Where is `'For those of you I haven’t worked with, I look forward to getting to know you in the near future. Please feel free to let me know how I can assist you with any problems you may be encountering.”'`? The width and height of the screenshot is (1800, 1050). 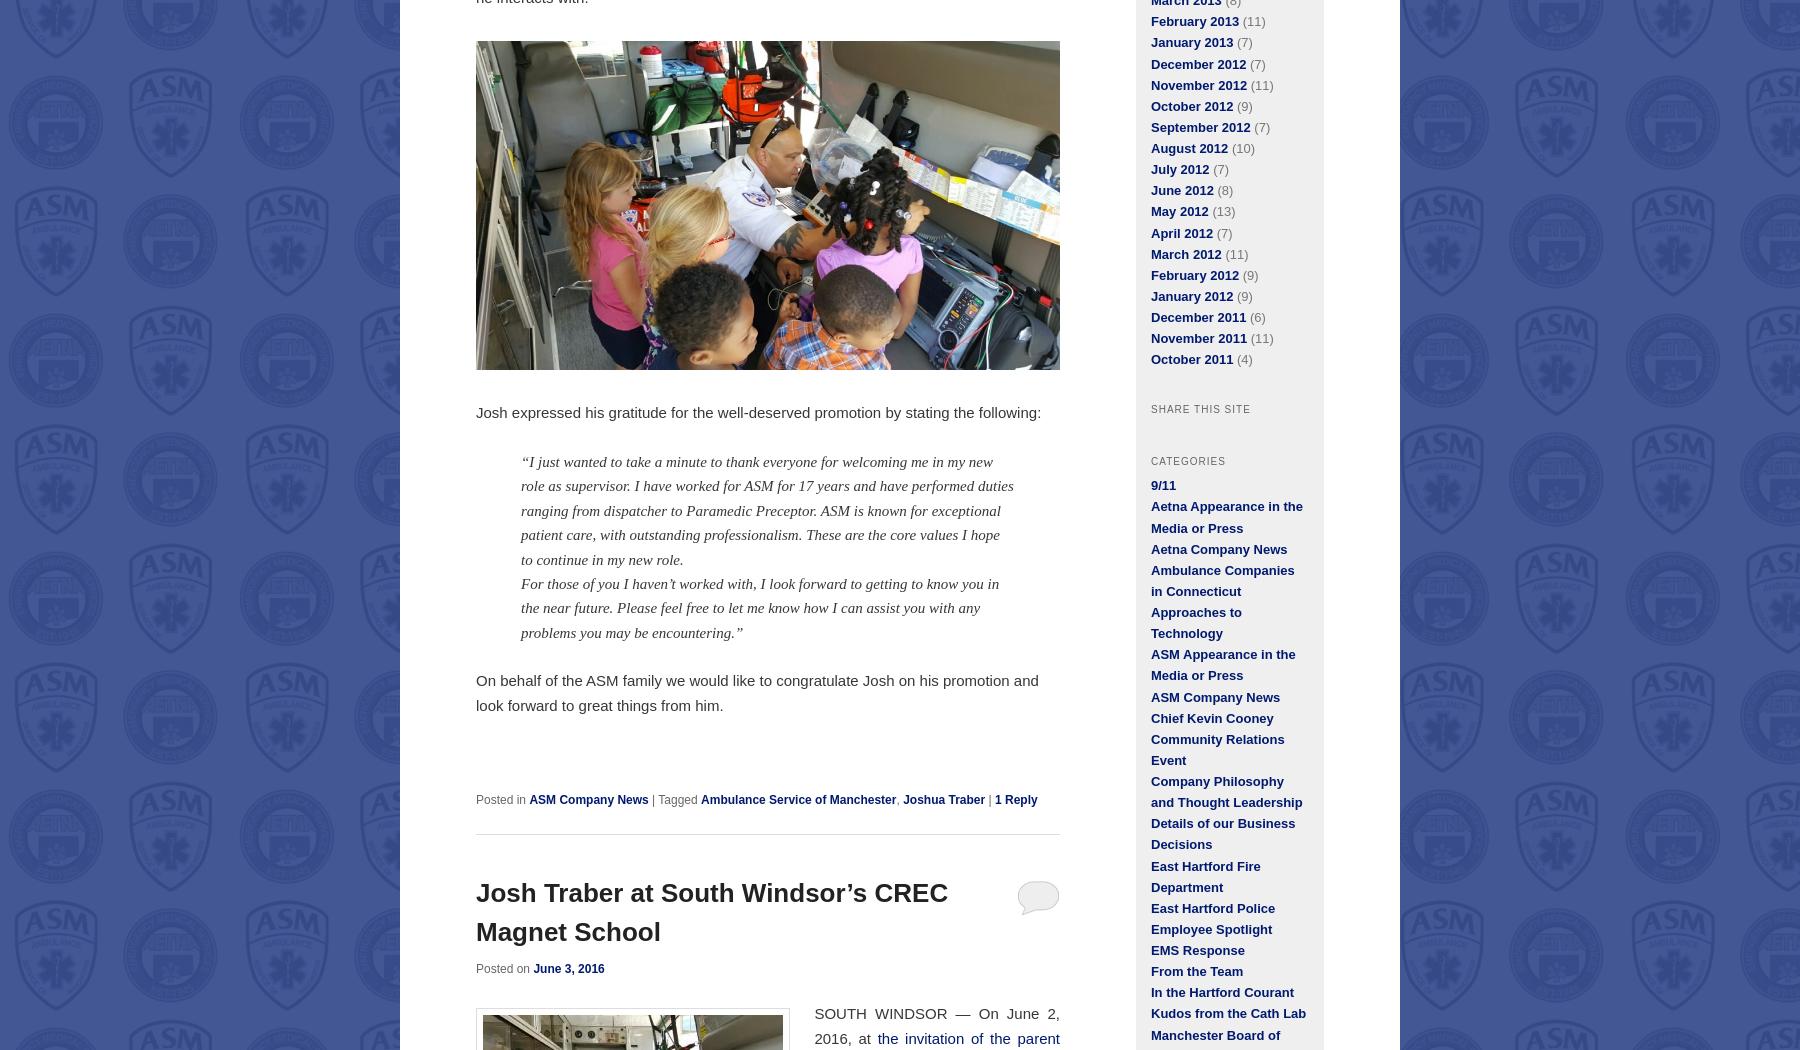
'For those of you I haven’t worked with, I look forward to getting to know you in the near future. Please feel free to let me know how I can assist you with any problems you may be encountering.”' is located at coordinates (758, 607).